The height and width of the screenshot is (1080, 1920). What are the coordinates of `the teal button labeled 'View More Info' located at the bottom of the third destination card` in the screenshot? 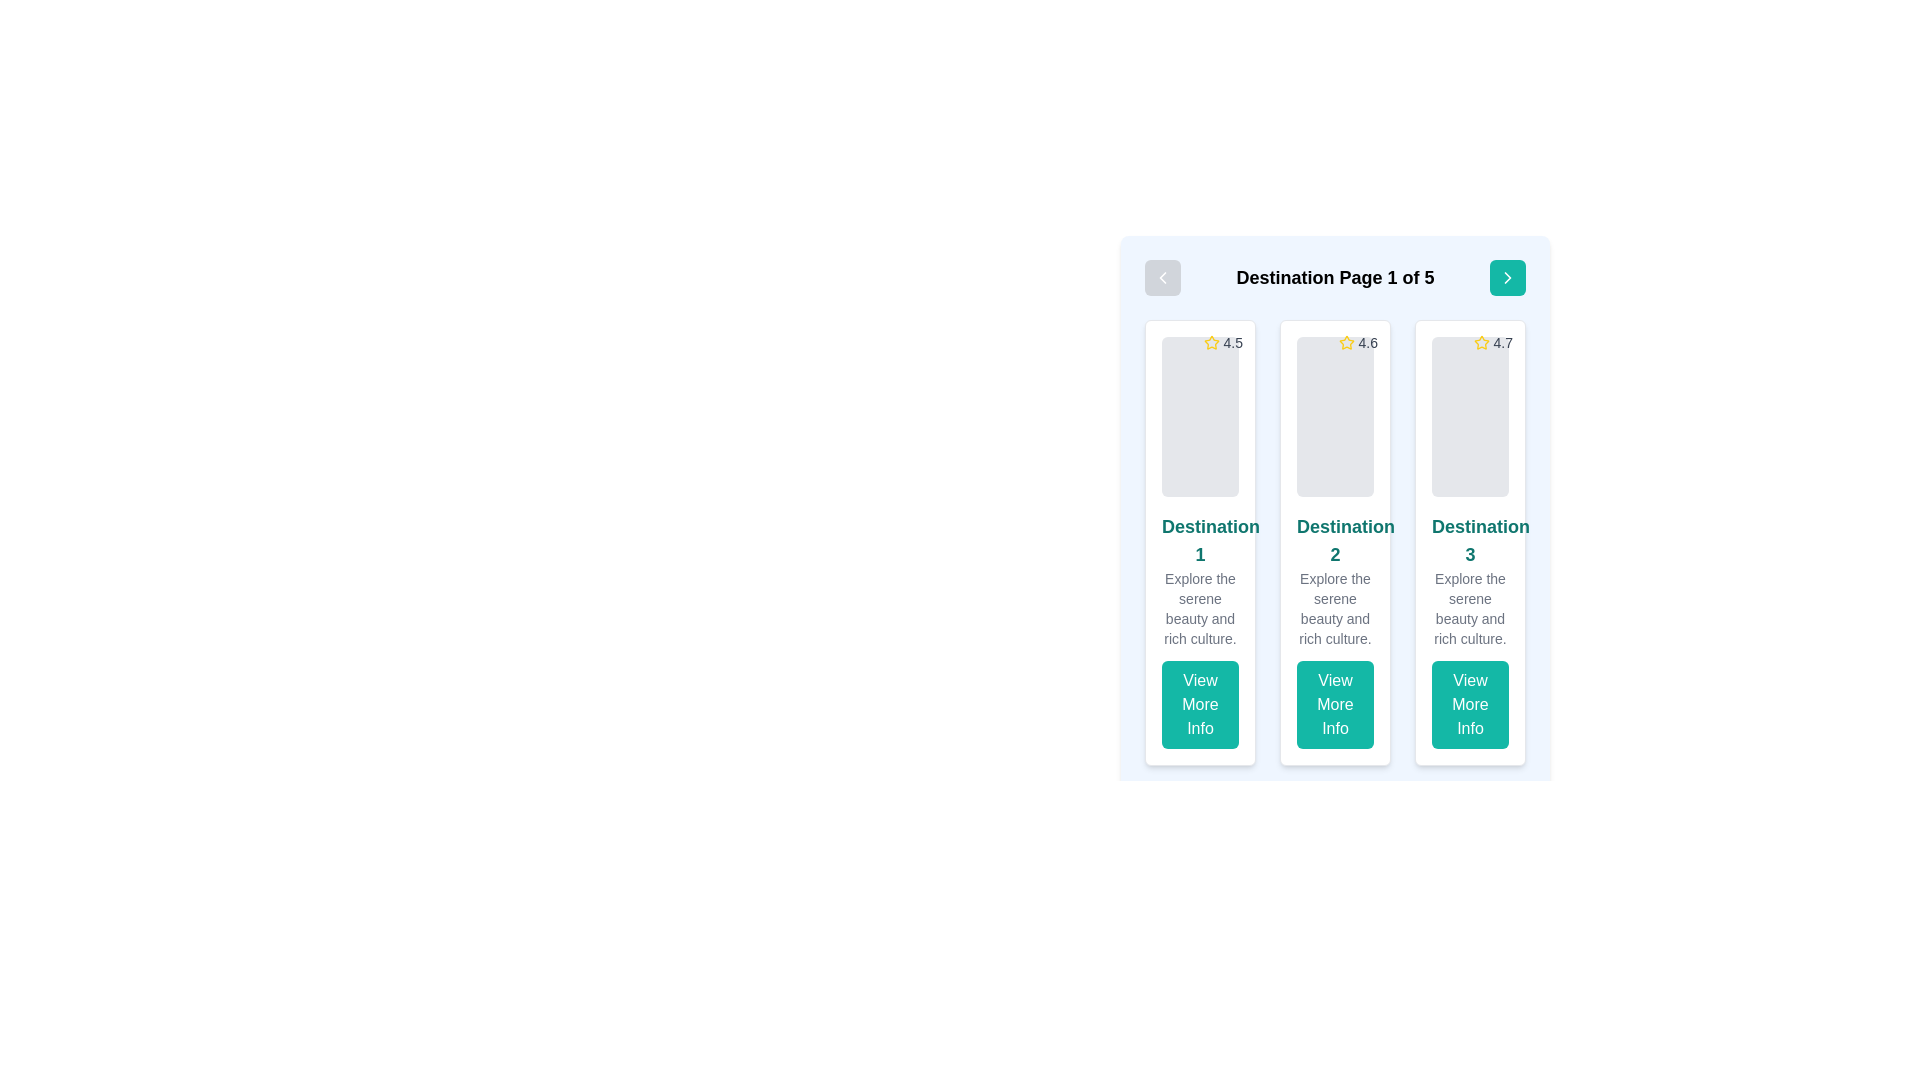 It's located at (1470, 704).